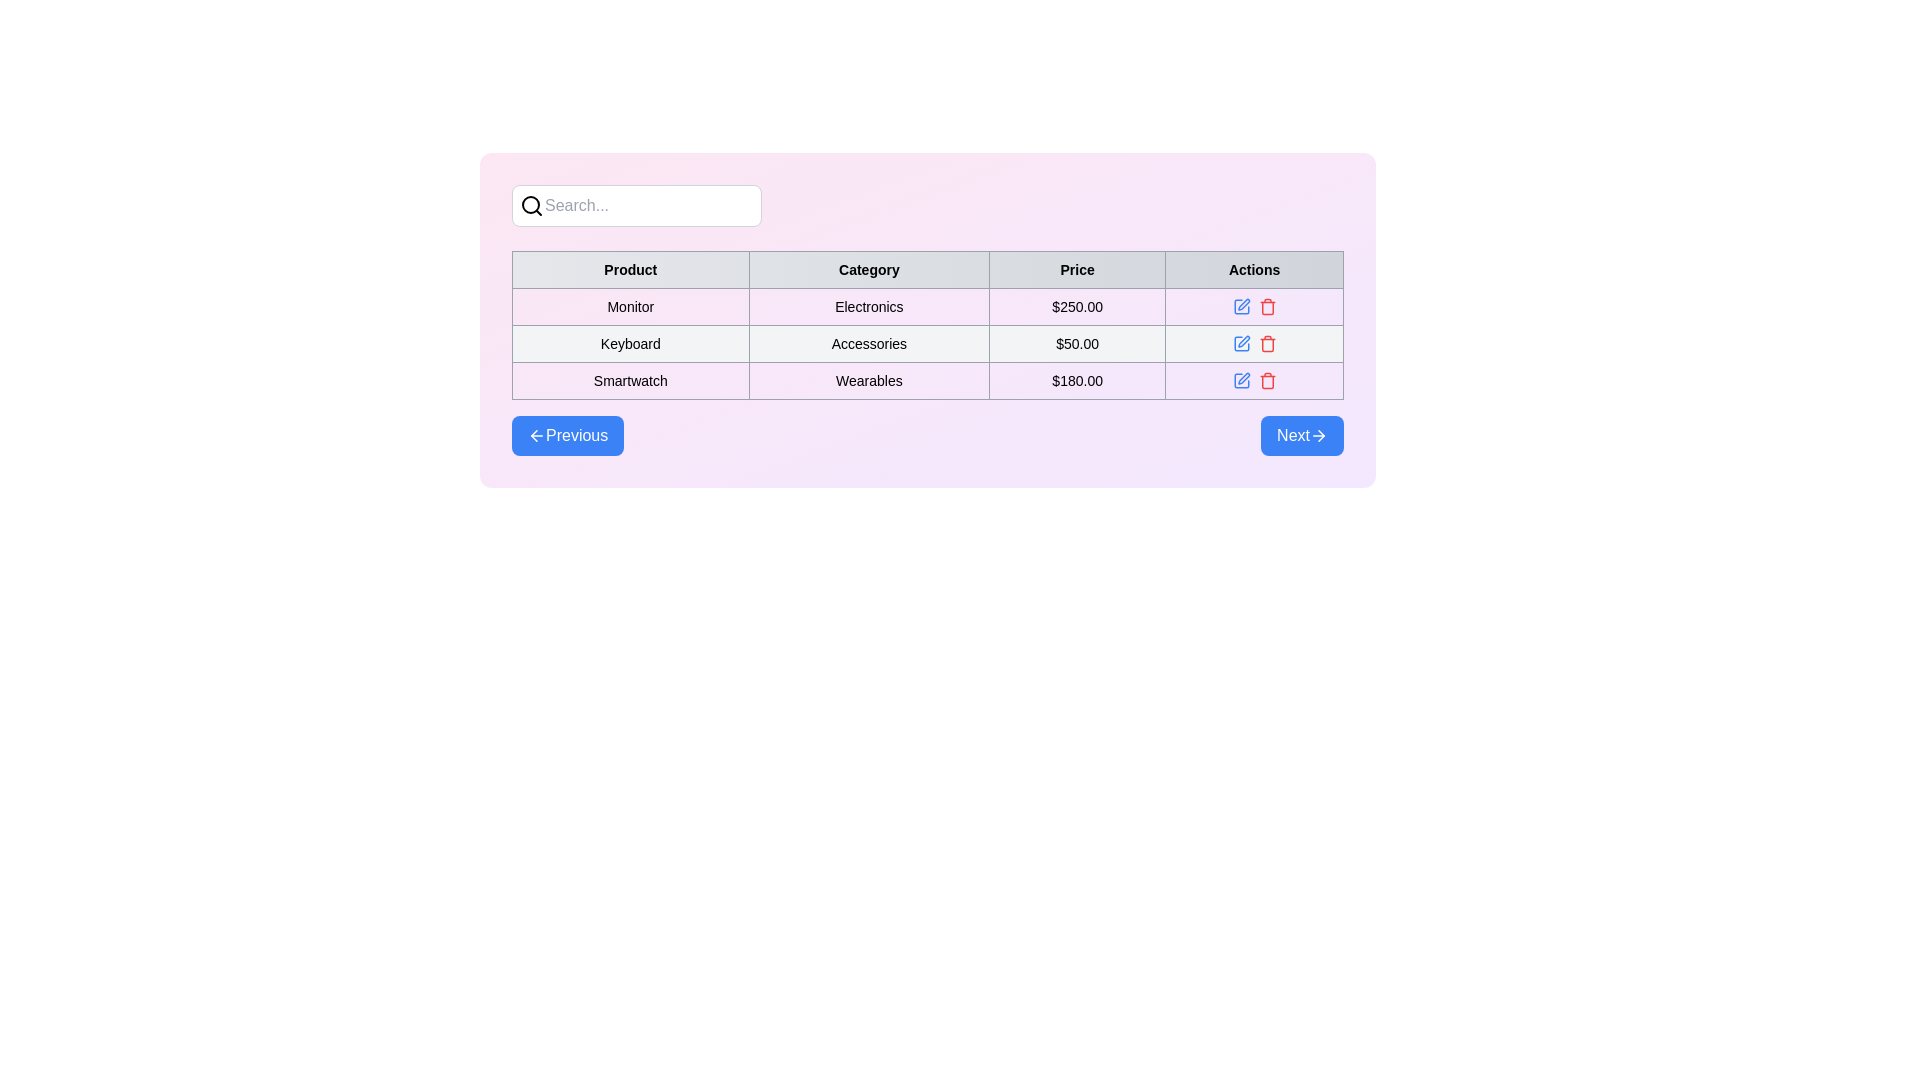 The image size is (1920, 1080). What do you see at coordinates (1266, 307) in the screenshot?
I see `the red trash bin icon, which is the second icon in the 'Actions' column of the topmost row in the table` at bounding box center [1266, 307].